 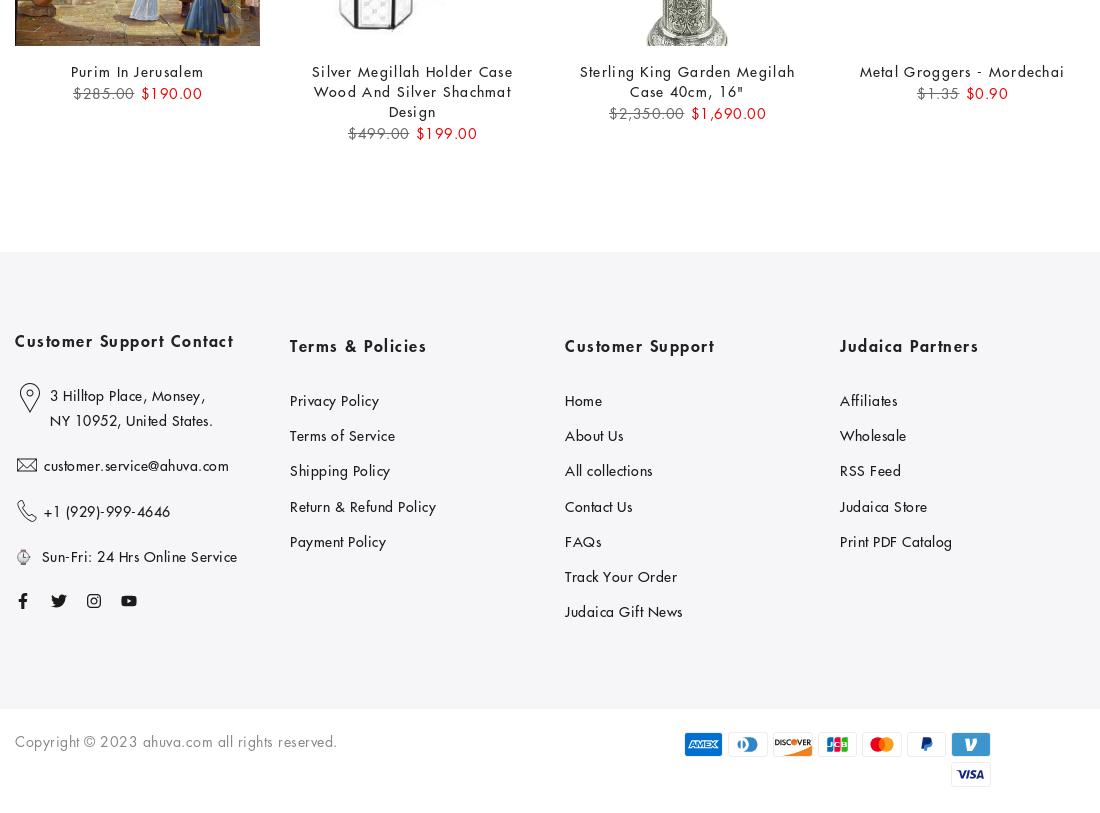 What do you see at coordinates (358, 344) in the screenshot?
I see `'Terms & Policies'` at bounding box center [358, 344].